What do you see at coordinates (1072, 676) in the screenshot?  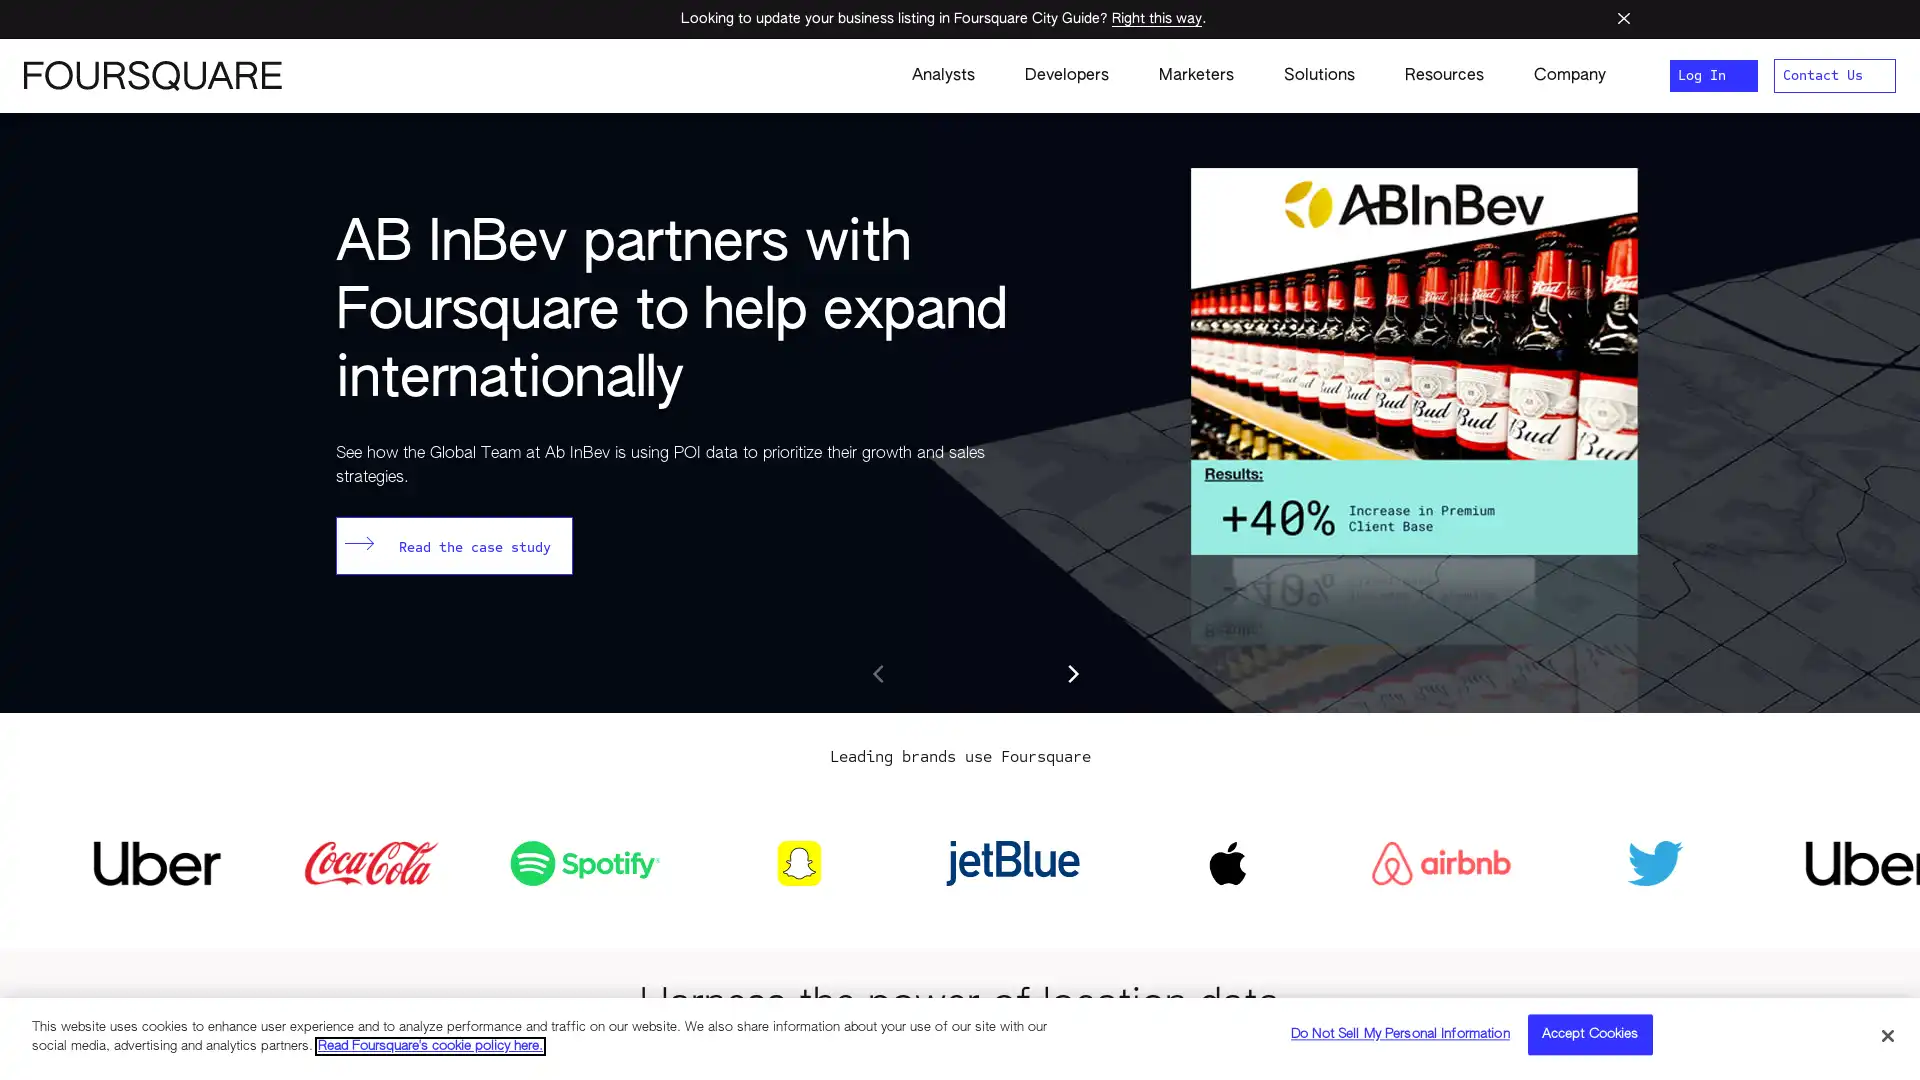 I see `Next` at bounding box center [1072, 676].